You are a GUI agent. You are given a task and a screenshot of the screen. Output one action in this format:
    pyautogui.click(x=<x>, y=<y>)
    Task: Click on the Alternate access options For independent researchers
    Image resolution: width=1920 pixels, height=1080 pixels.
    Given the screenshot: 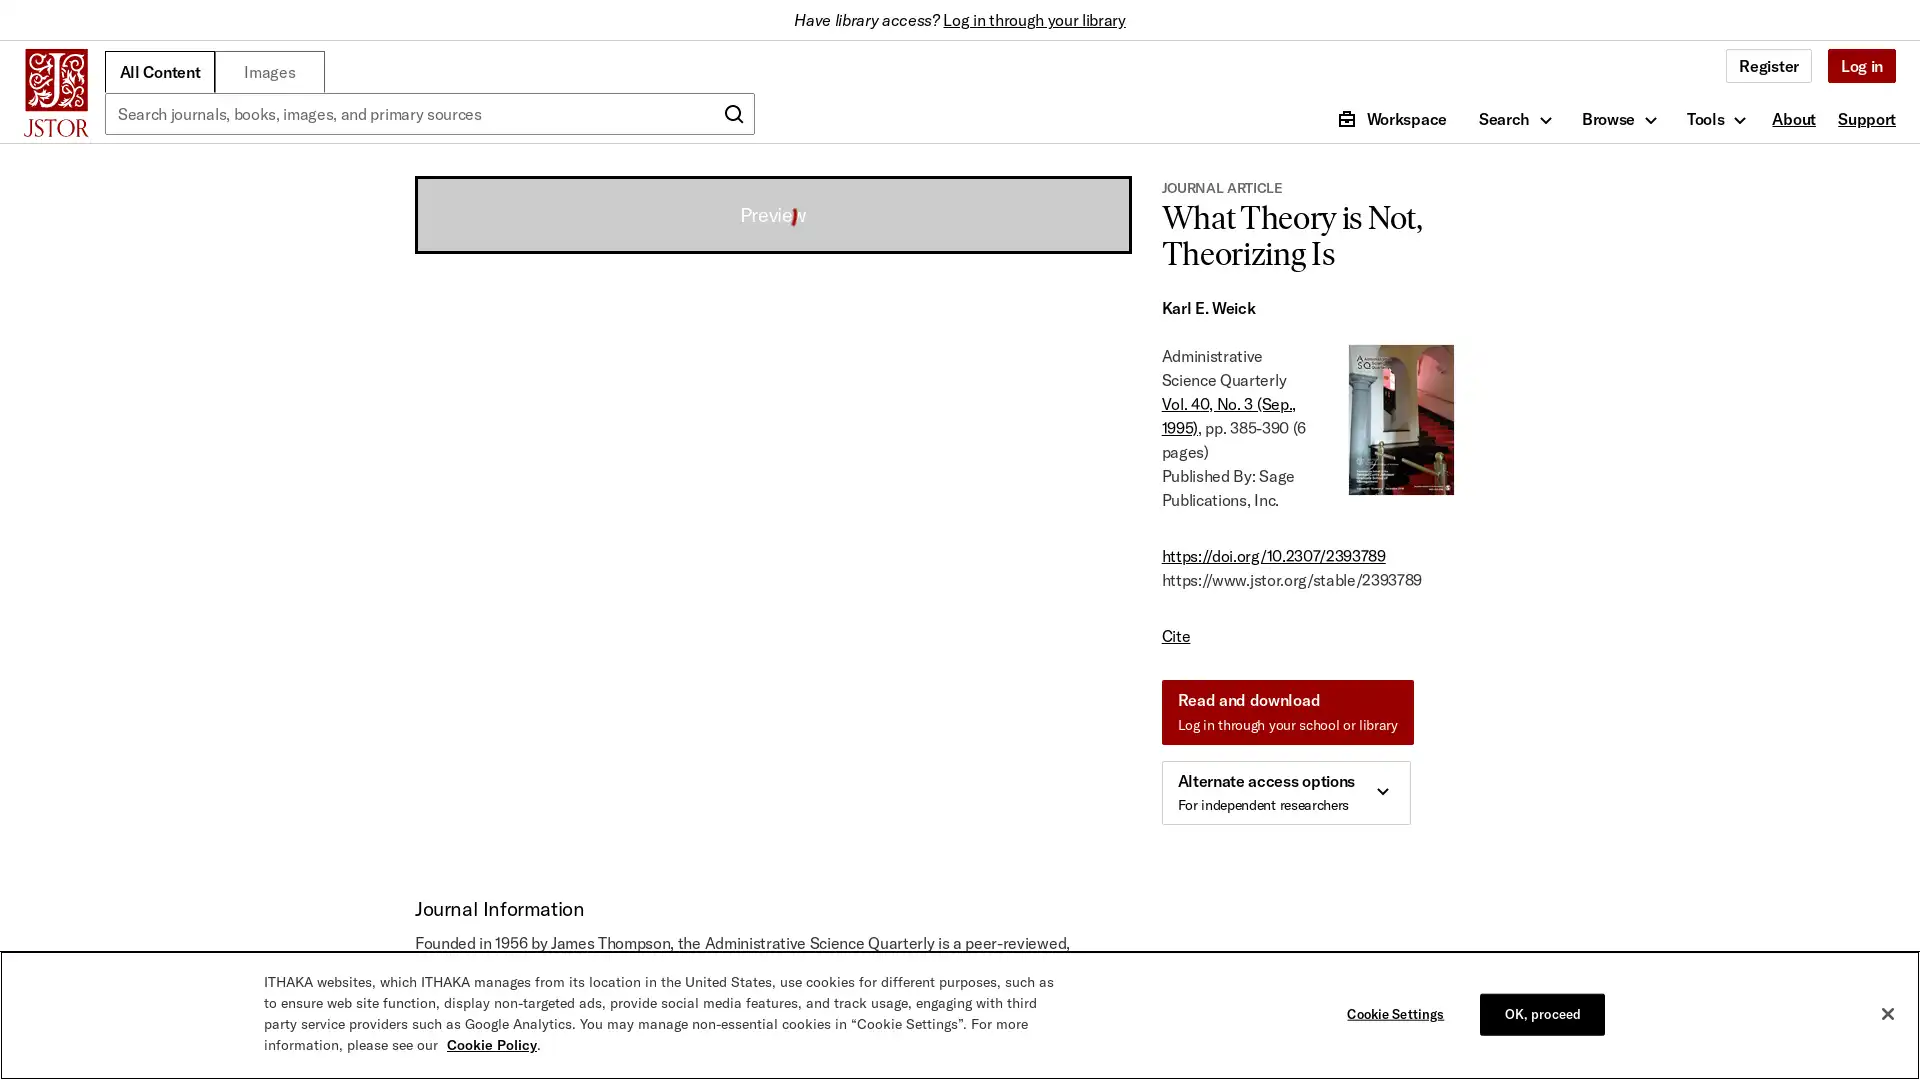 What is the action you would take?
    pyautogui.click(x=1285, y=792)
    